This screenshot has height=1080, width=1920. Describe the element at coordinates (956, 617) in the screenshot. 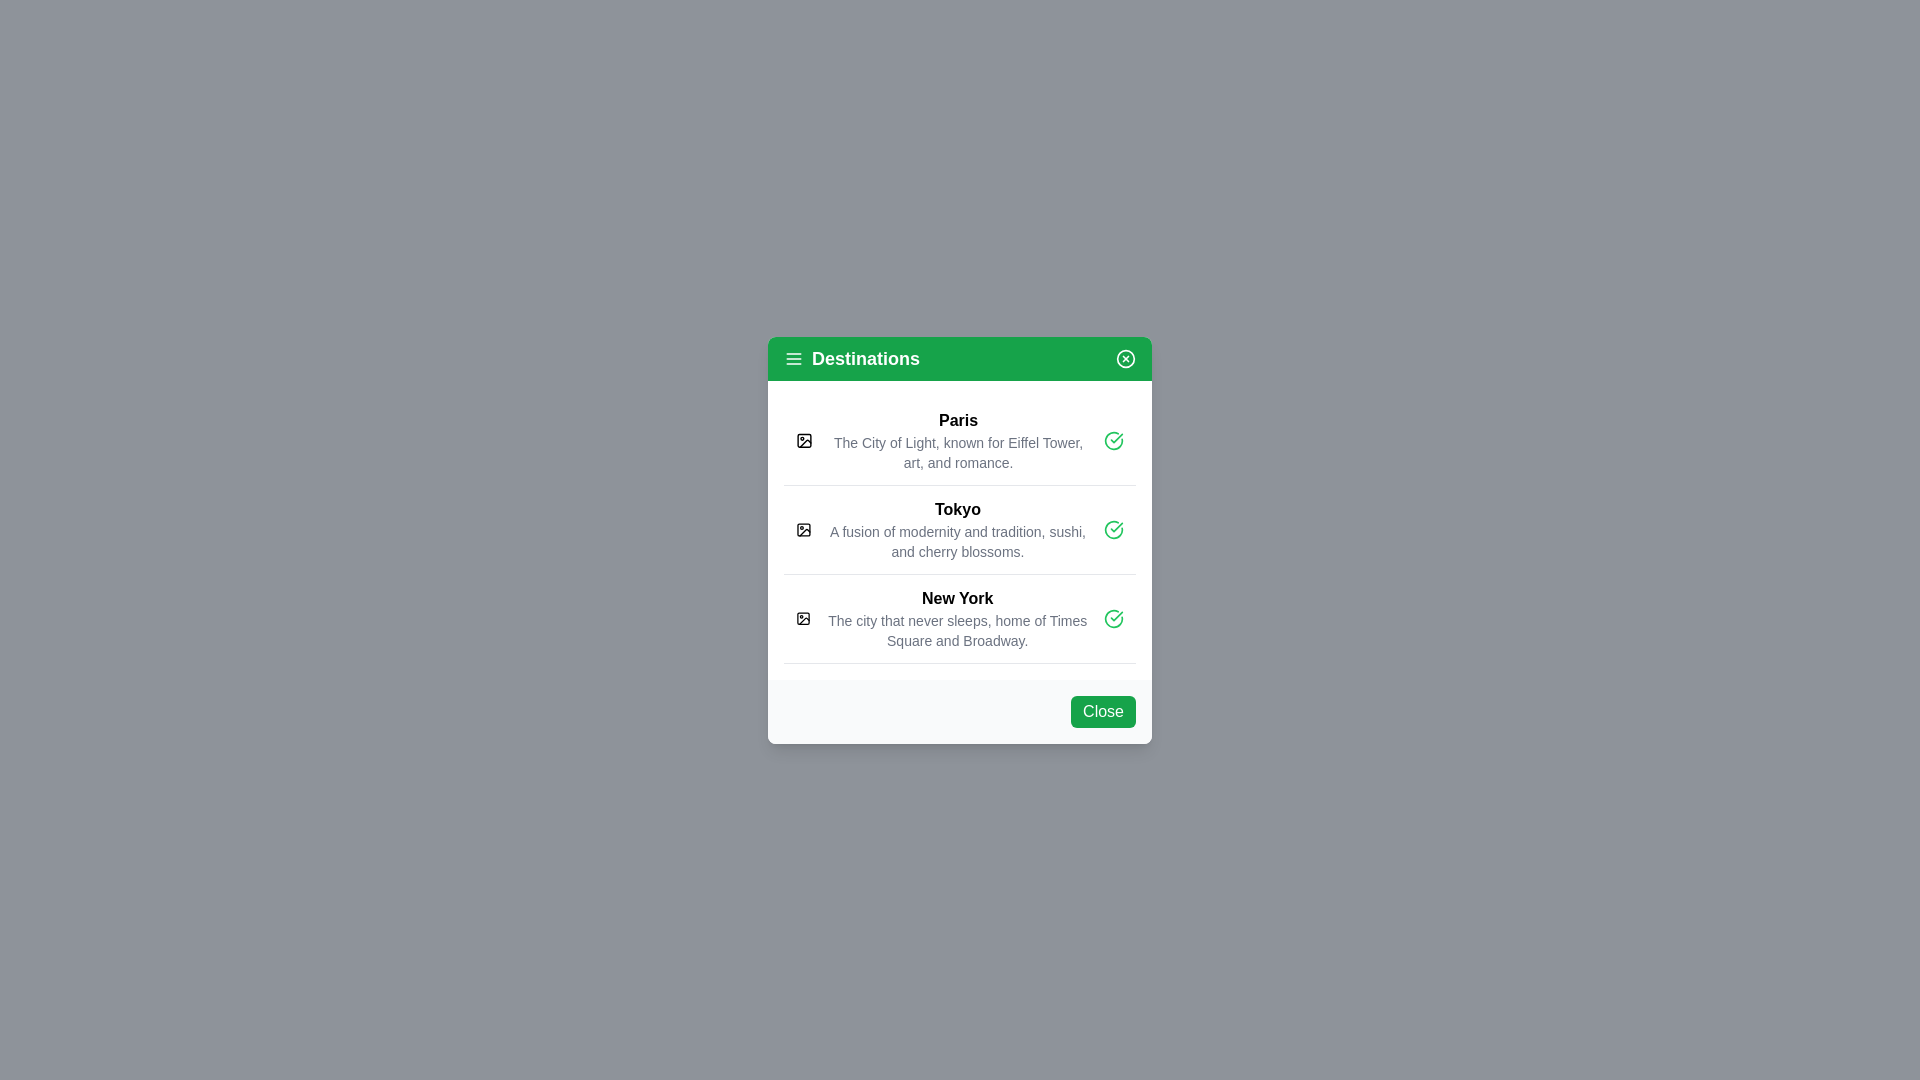

I see `the textual content that reads 'New York' and describes it as 'The city that never sleeps, home of Times Square and Broadway.' This element is the third item in a vertical list` at that location.